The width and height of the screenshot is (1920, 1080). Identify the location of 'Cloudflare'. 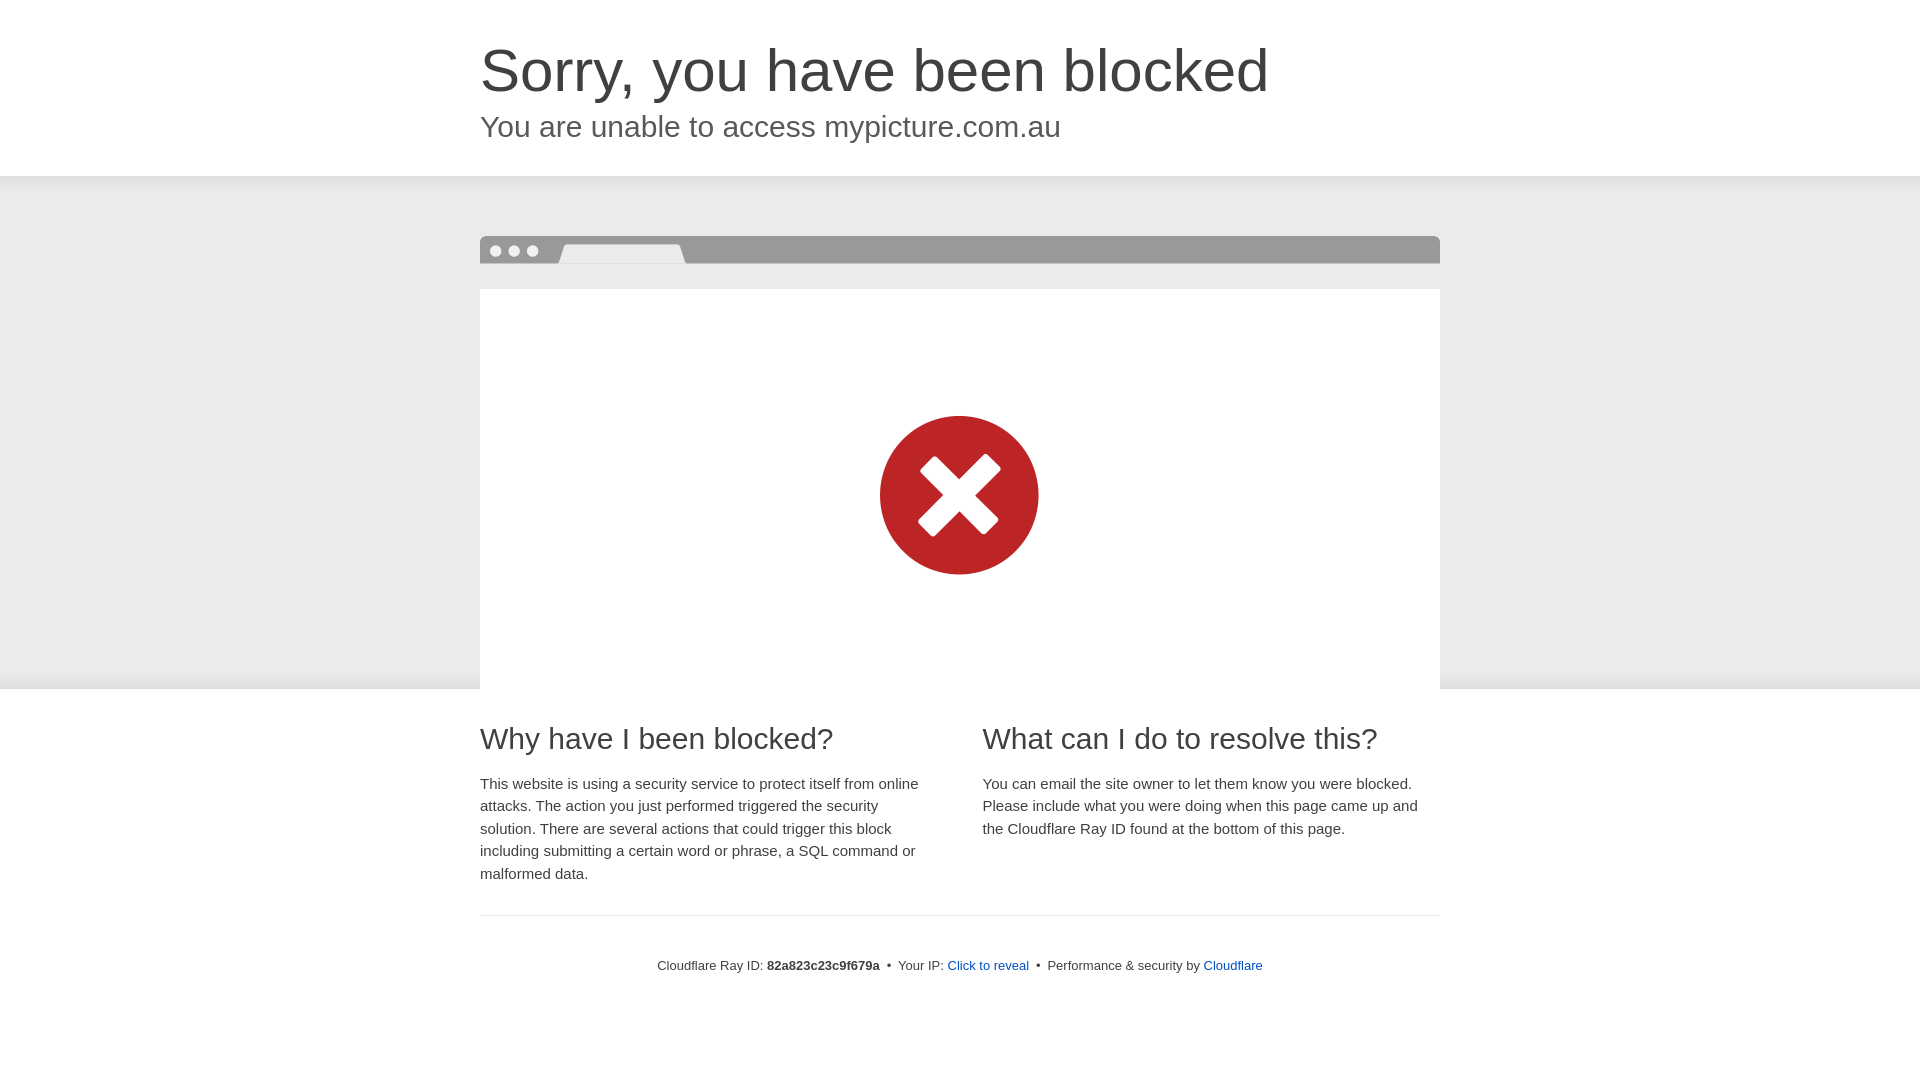
(1232, 964).